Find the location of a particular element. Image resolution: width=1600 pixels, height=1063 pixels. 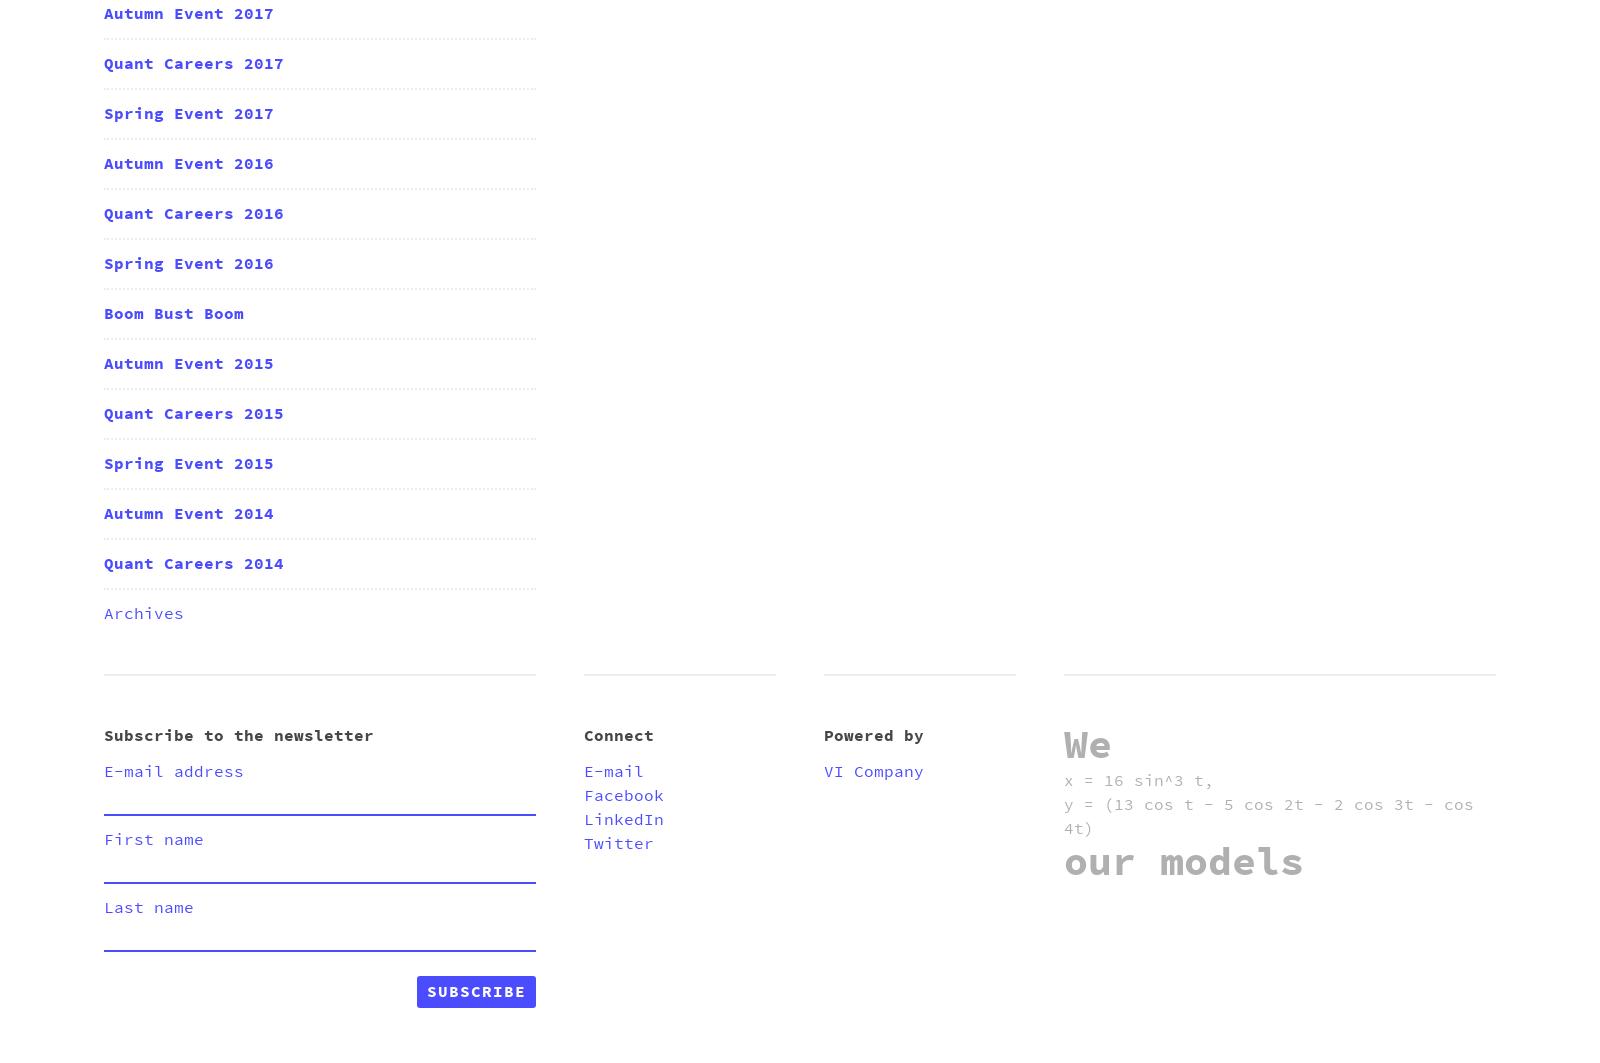

'our models' is located at coordinates (1063, 862).